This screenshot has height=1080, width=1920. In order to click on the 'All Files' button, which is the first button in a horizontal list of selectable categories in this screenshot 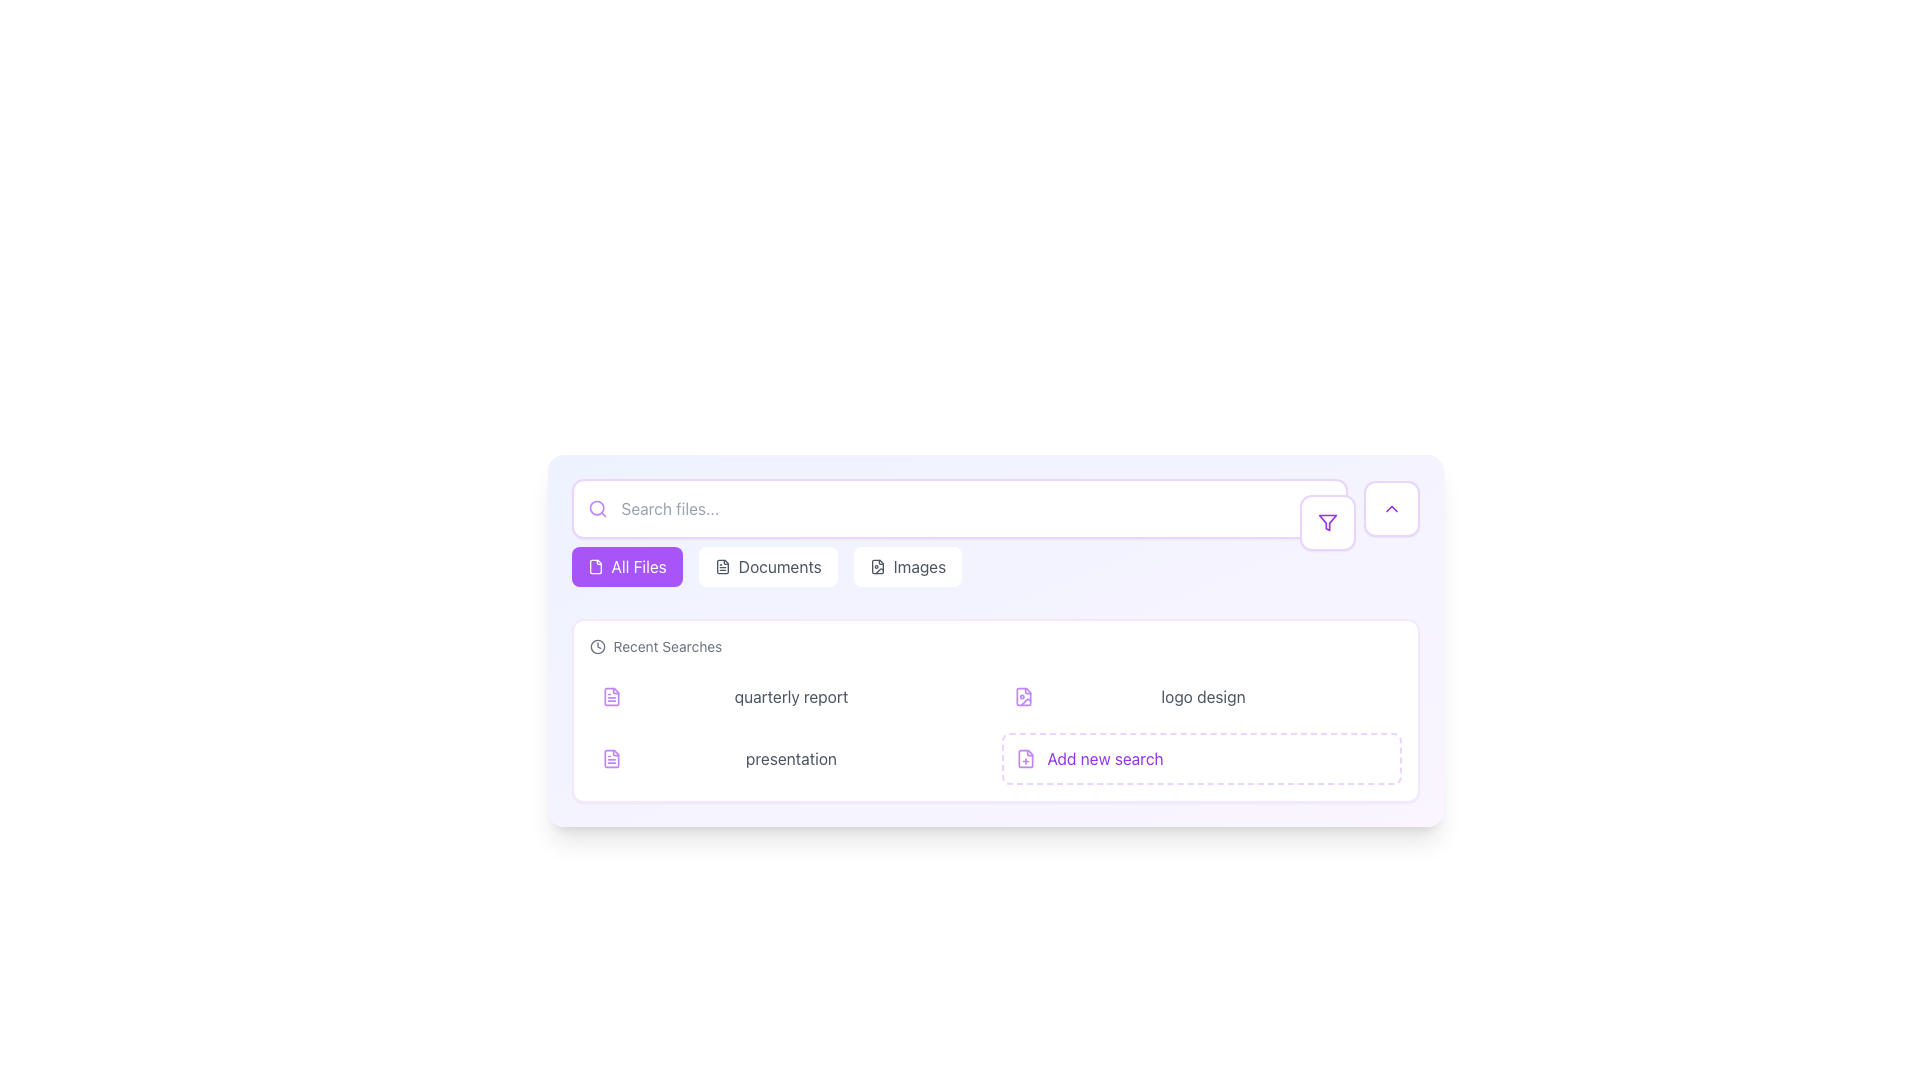, I will do `click(626, 567)`.